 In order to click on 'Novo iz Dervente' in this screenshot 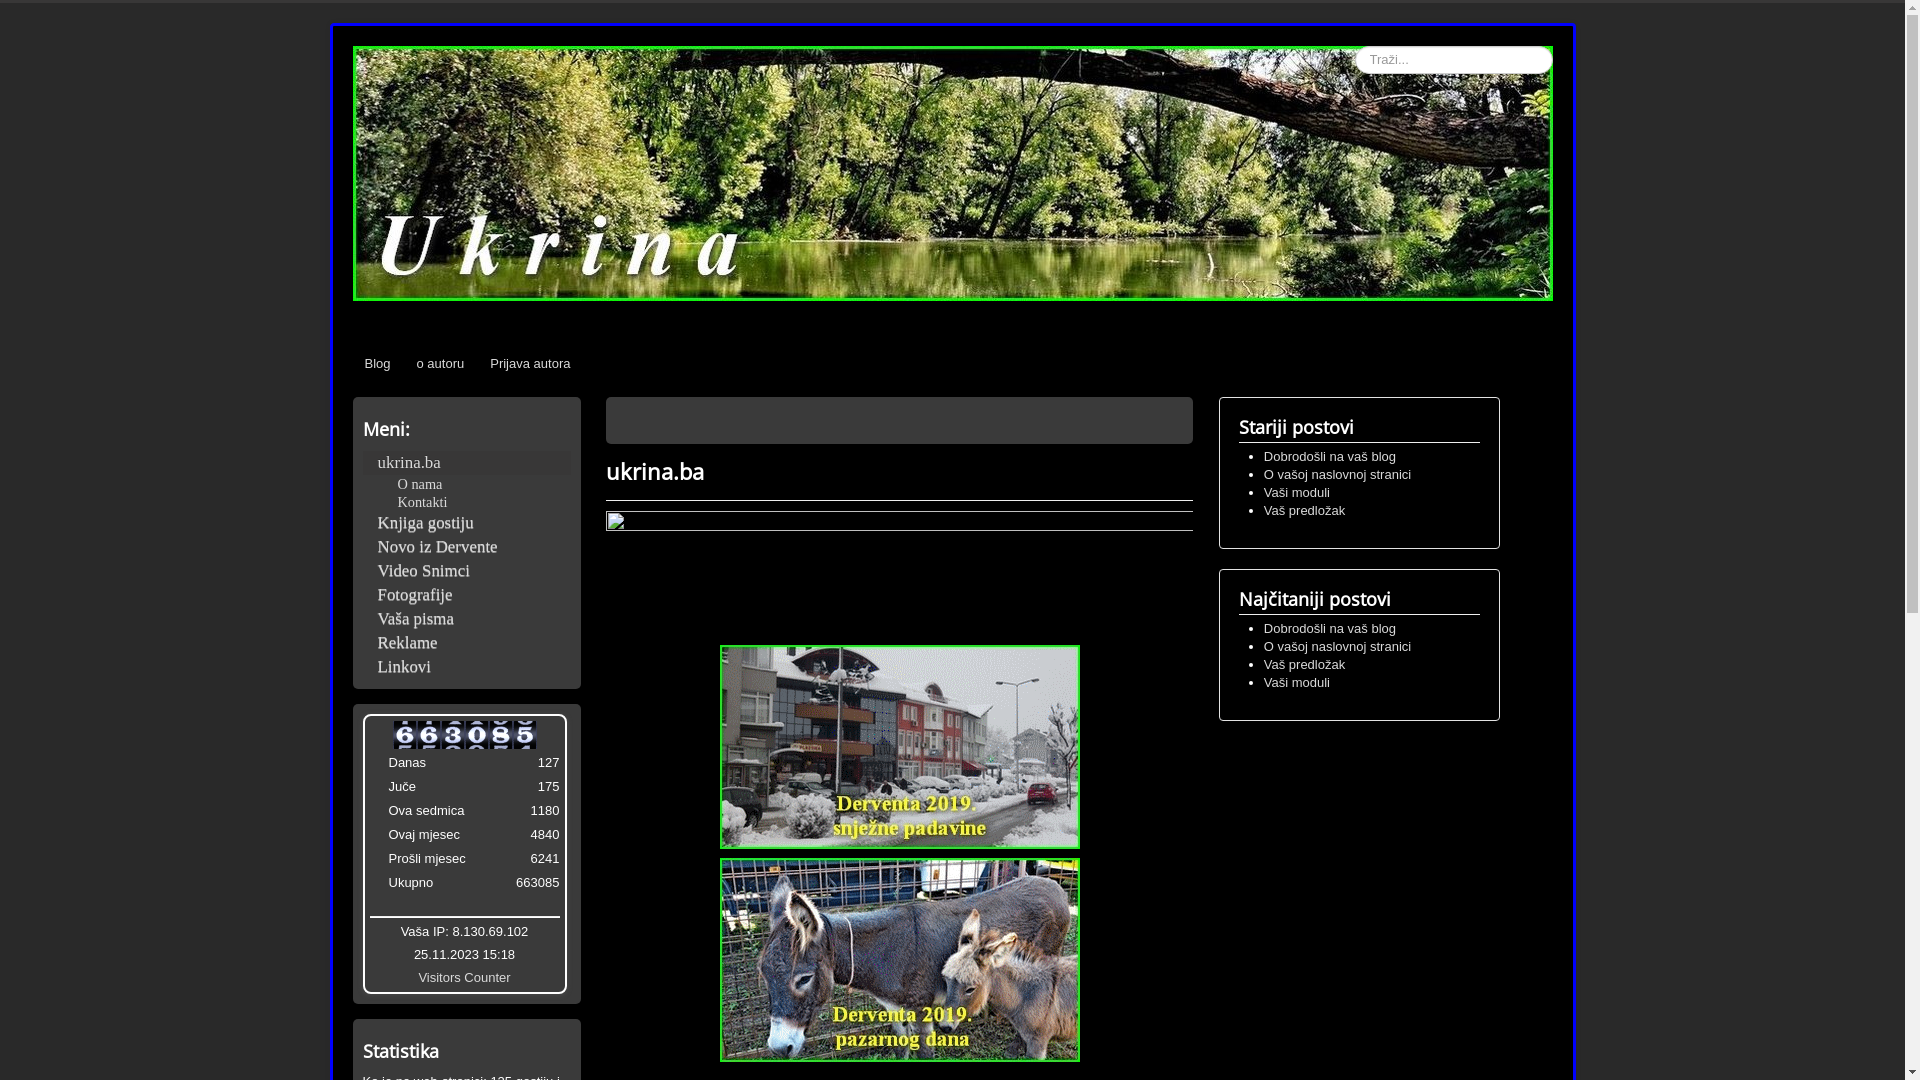, I will do `click(464, 547)`.